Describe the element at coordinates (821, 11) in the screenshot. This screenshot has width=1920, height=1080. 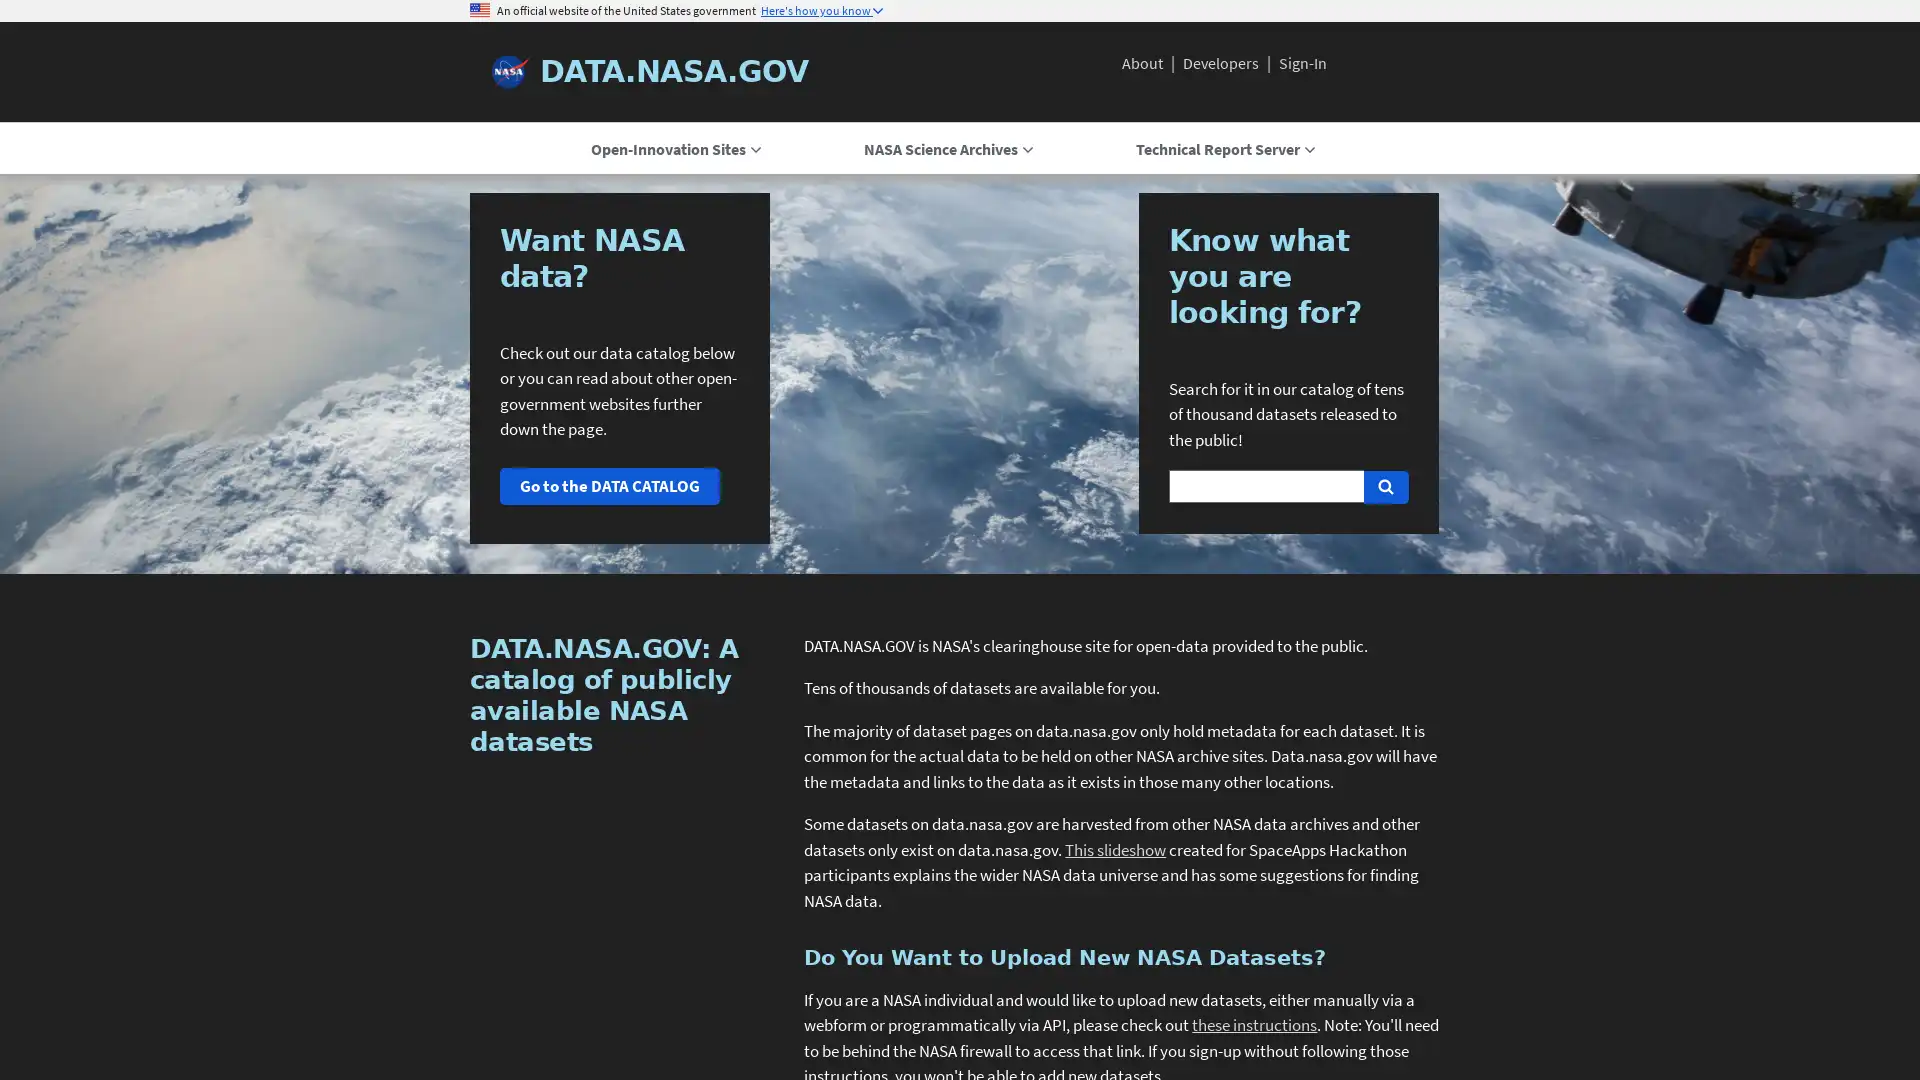
I see `Here's how you know` at that location.